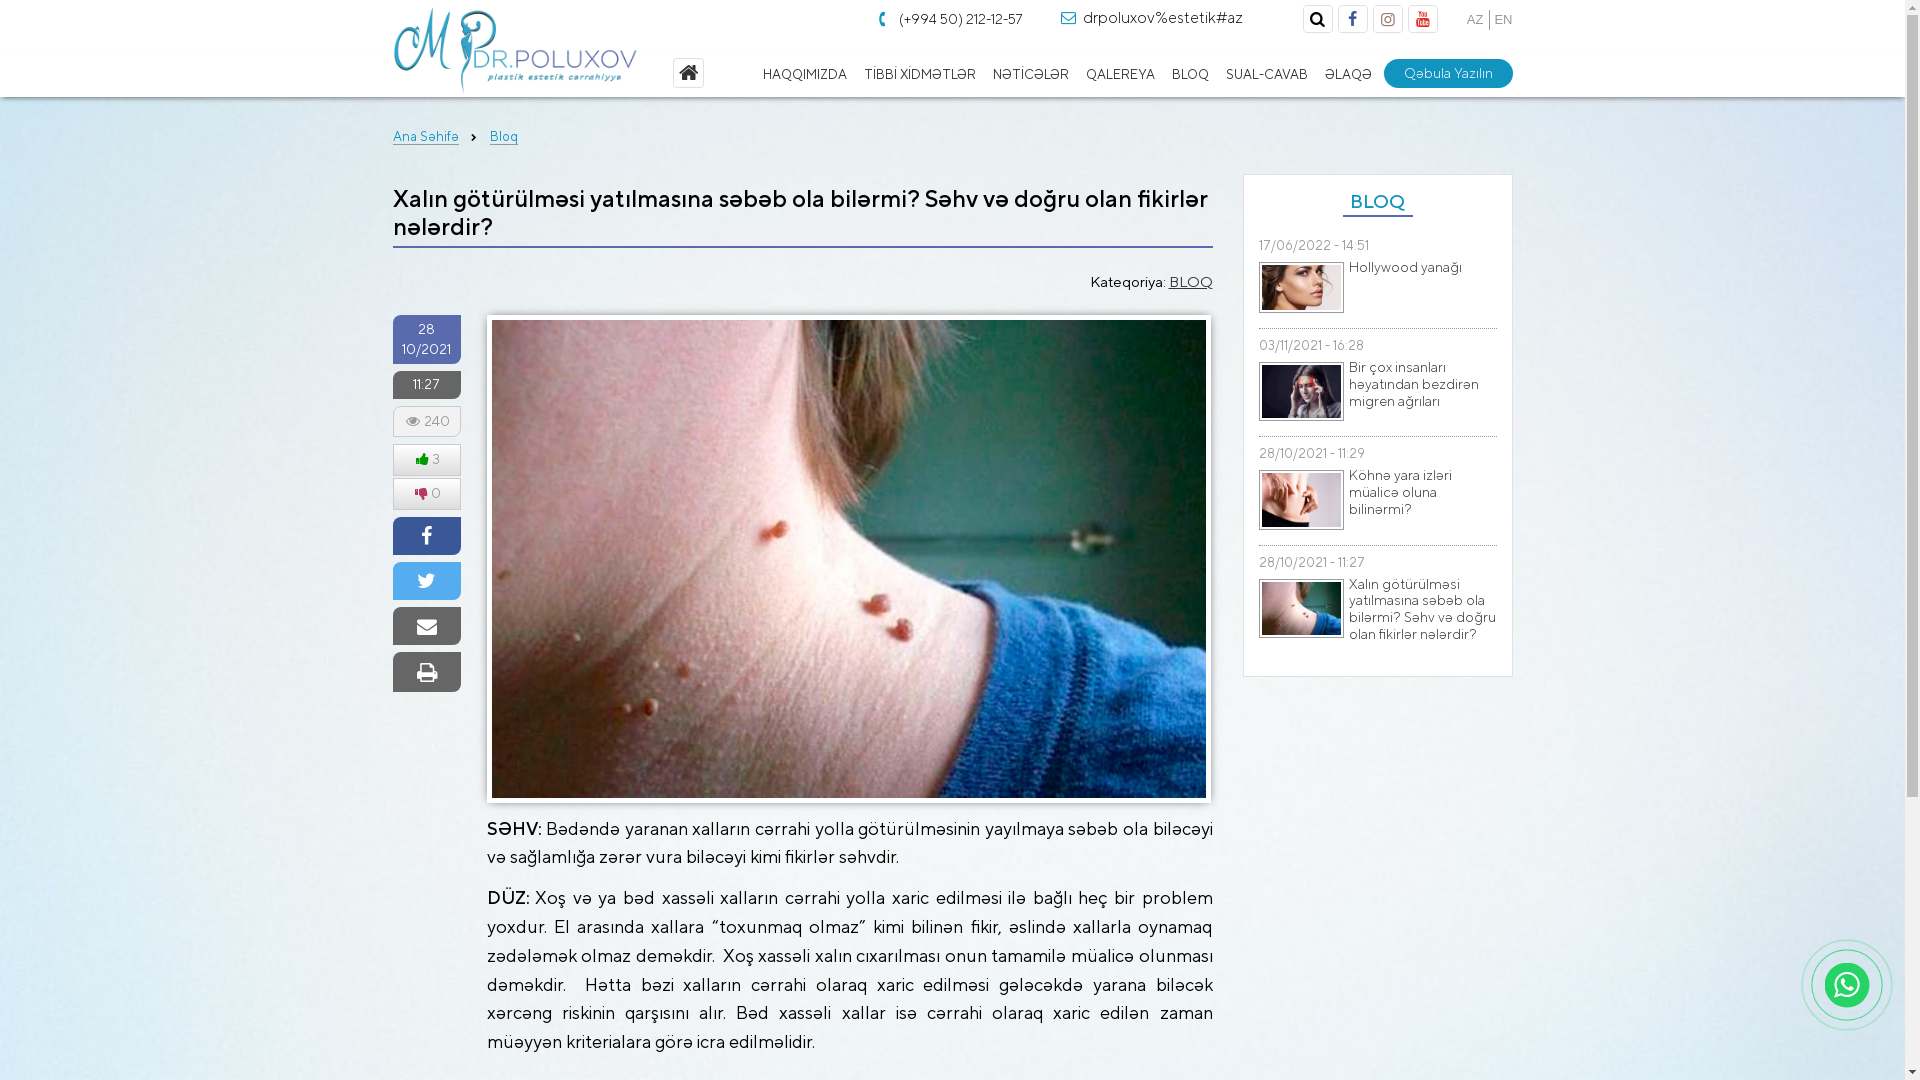 This screenshot has width=1920, height=1080. Describe the element at coordinates (489, 136) in the screenshot. I see `'Bloq'` at that location.